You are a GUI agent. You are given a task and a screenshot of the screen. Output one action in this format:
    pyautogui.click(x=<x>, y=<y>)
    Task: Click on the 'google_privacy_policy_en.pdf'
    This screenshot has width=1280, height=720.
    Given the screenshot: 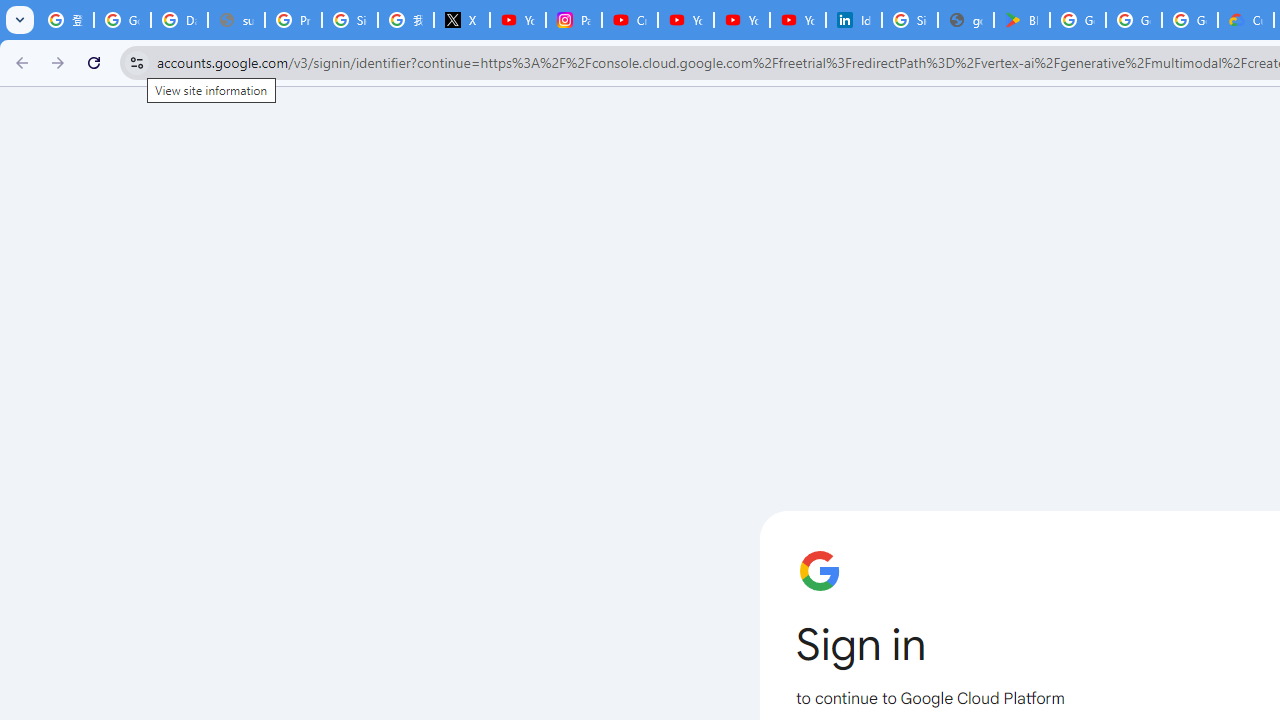 What is the action you would take?
    pyautogui.click(x=966, y=20)
    